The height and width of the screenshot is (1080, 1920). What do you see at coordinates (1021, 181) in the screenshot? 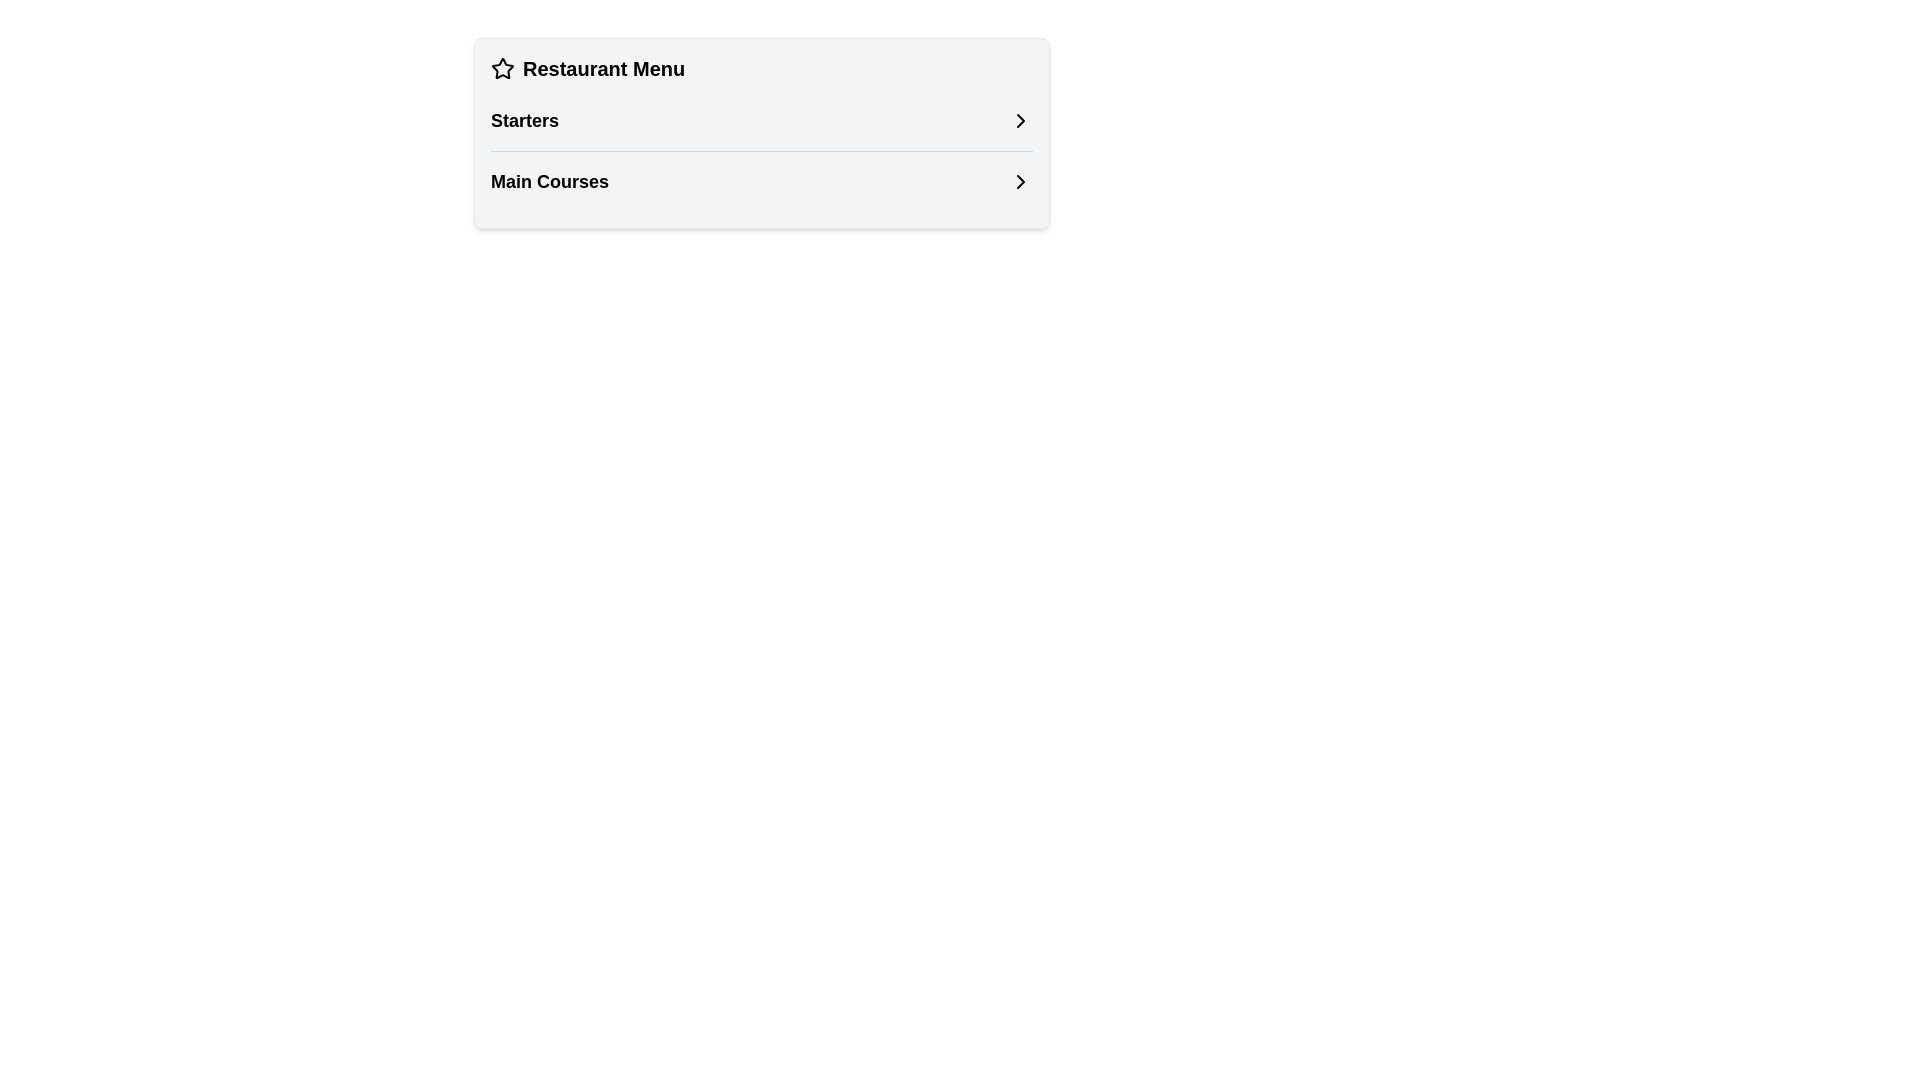
I see `the chevron-right icon located in the bottom entry of the vertical menu, aligned to the right of the 'Main Courses' text` at bounding box center [1021, 181].